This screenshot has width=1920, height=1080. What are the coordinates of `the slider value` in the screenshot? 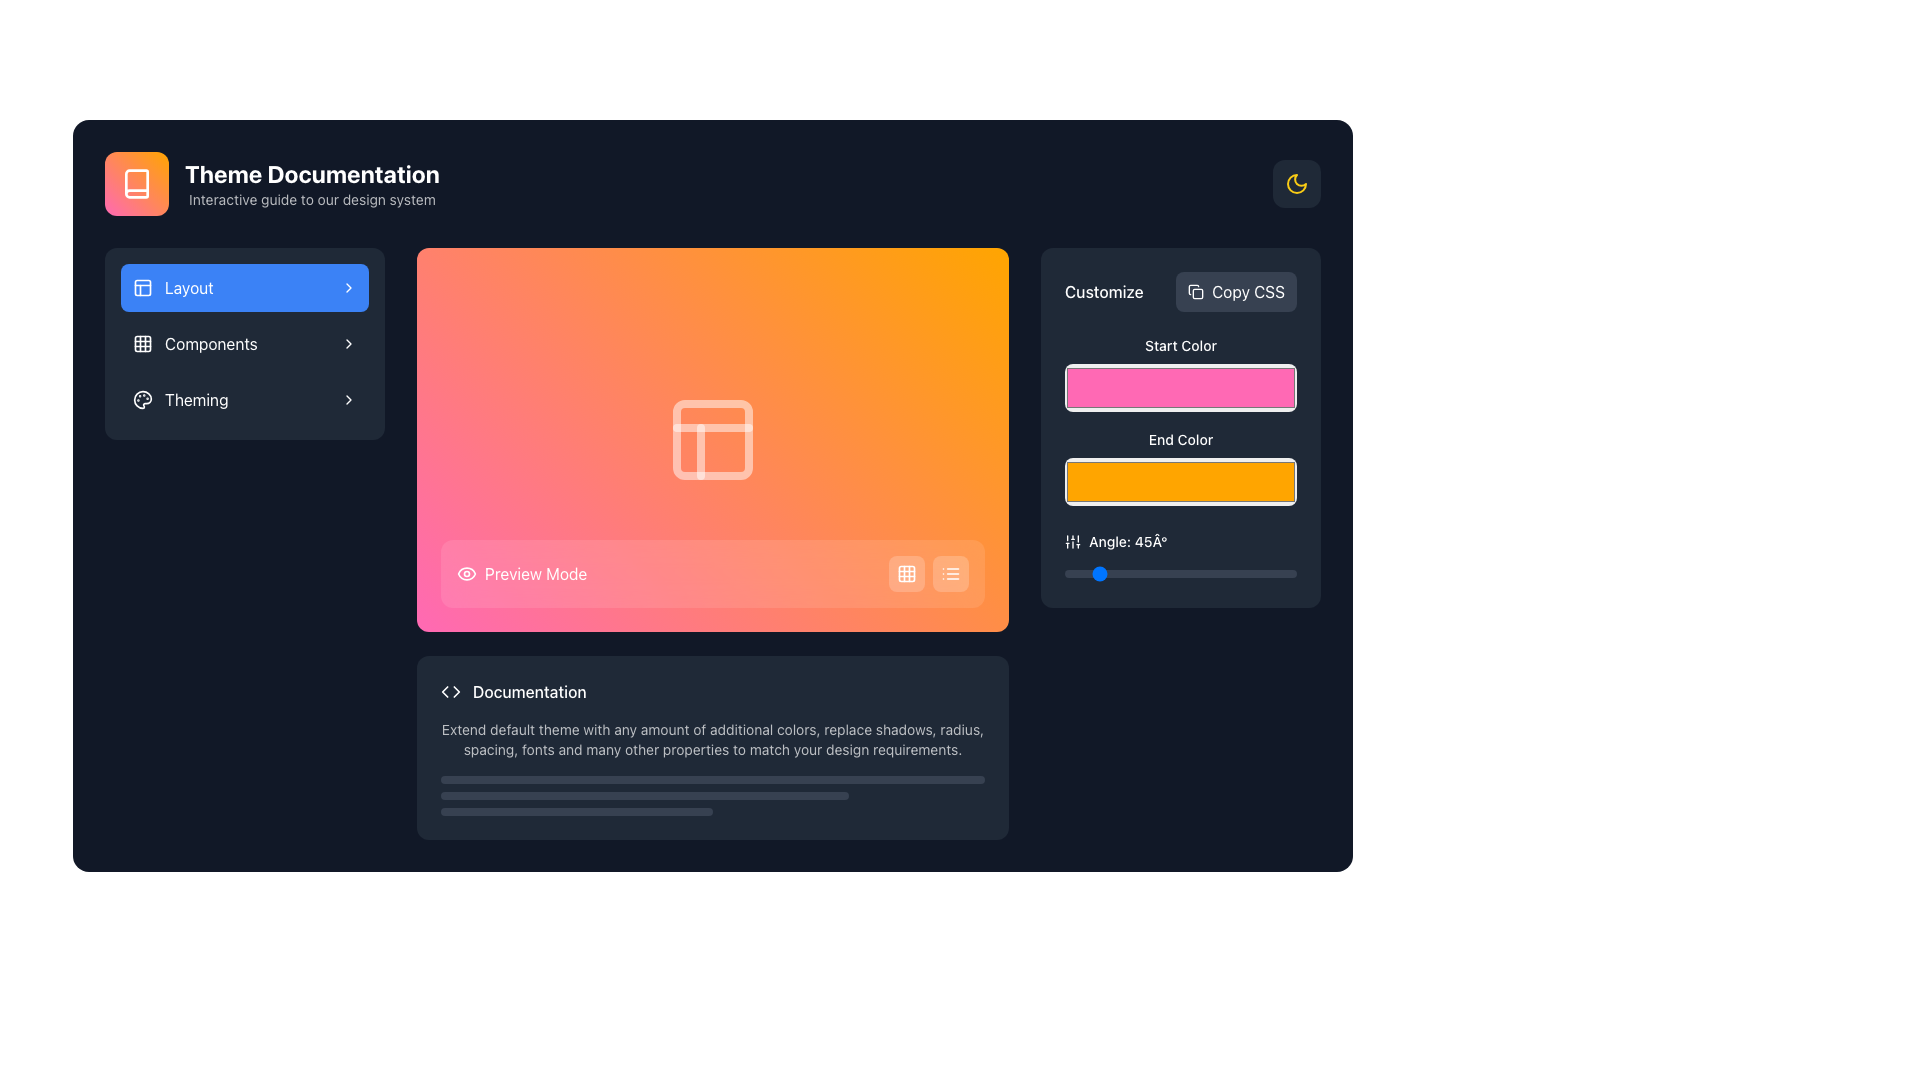 It's located at (1203, 574).